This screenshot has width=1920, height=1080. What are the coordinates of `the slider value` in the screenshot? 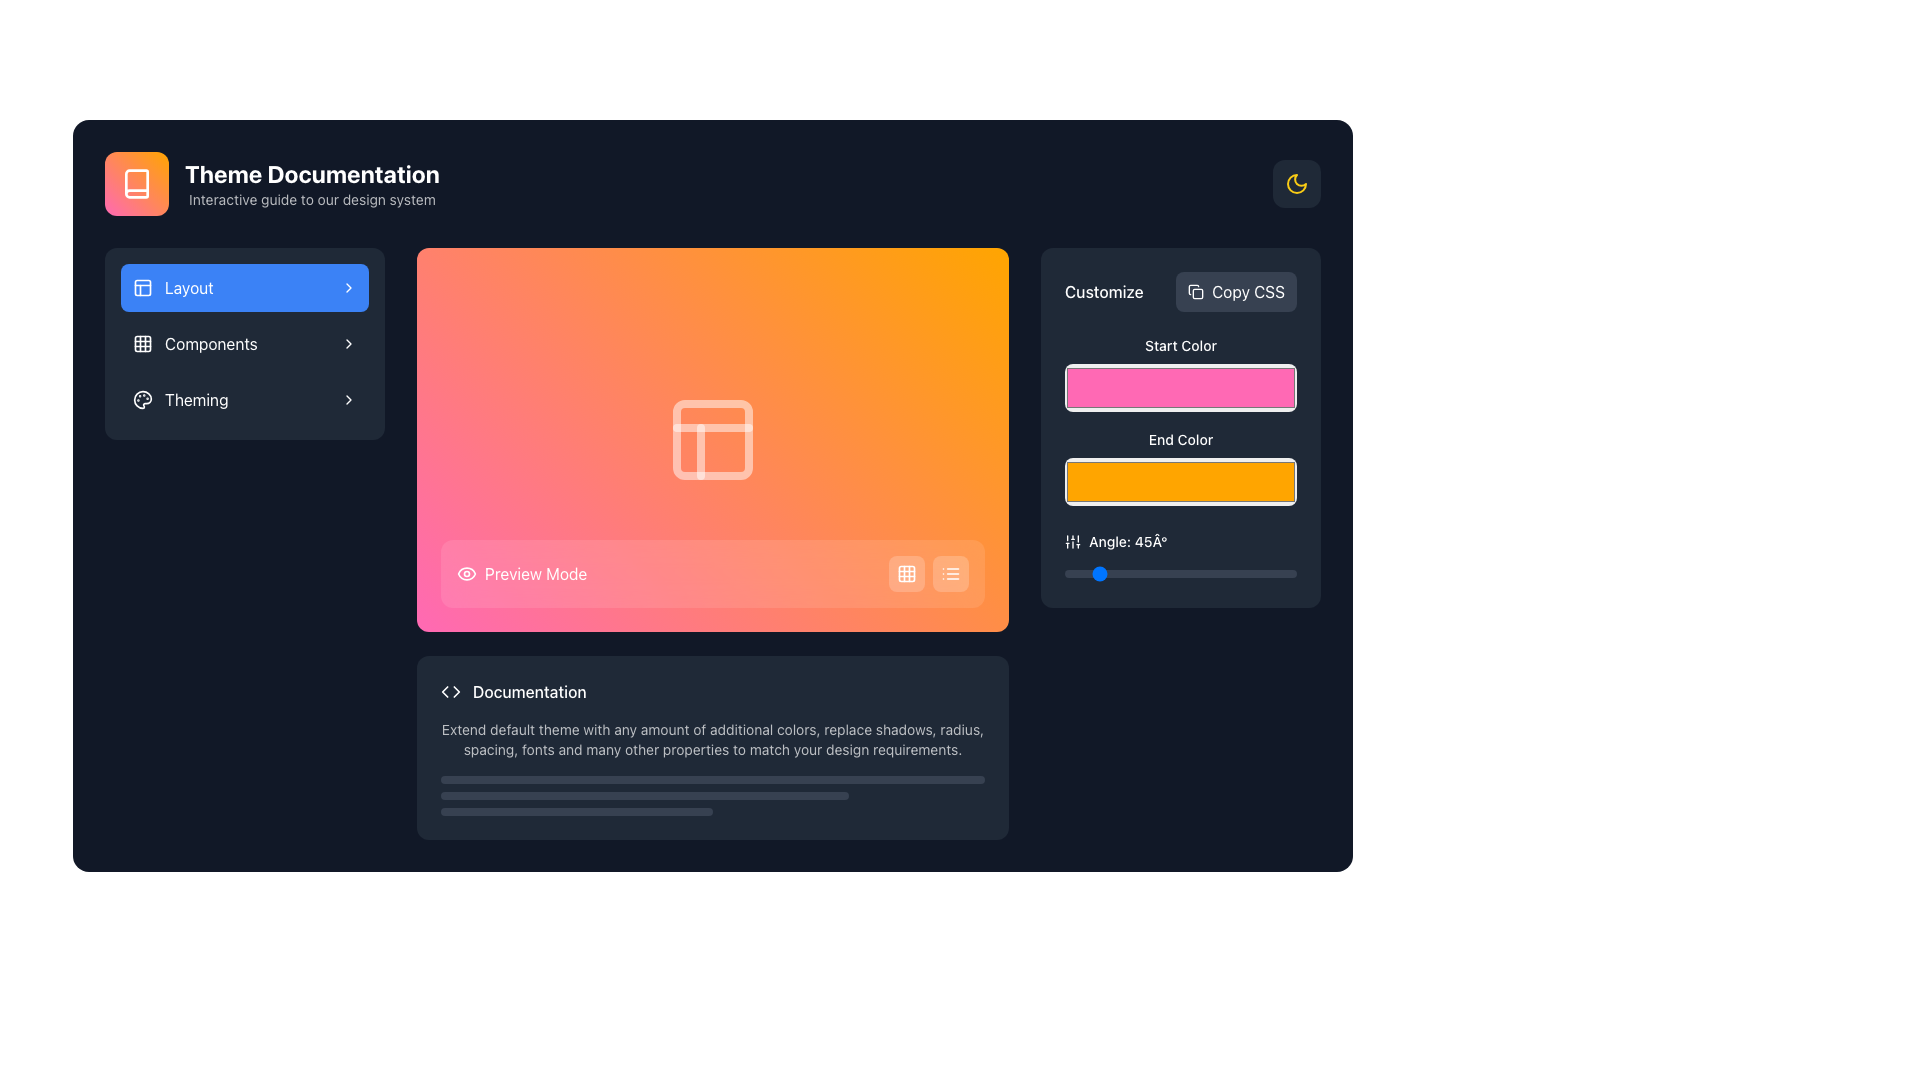 It's located at (1203, 574).